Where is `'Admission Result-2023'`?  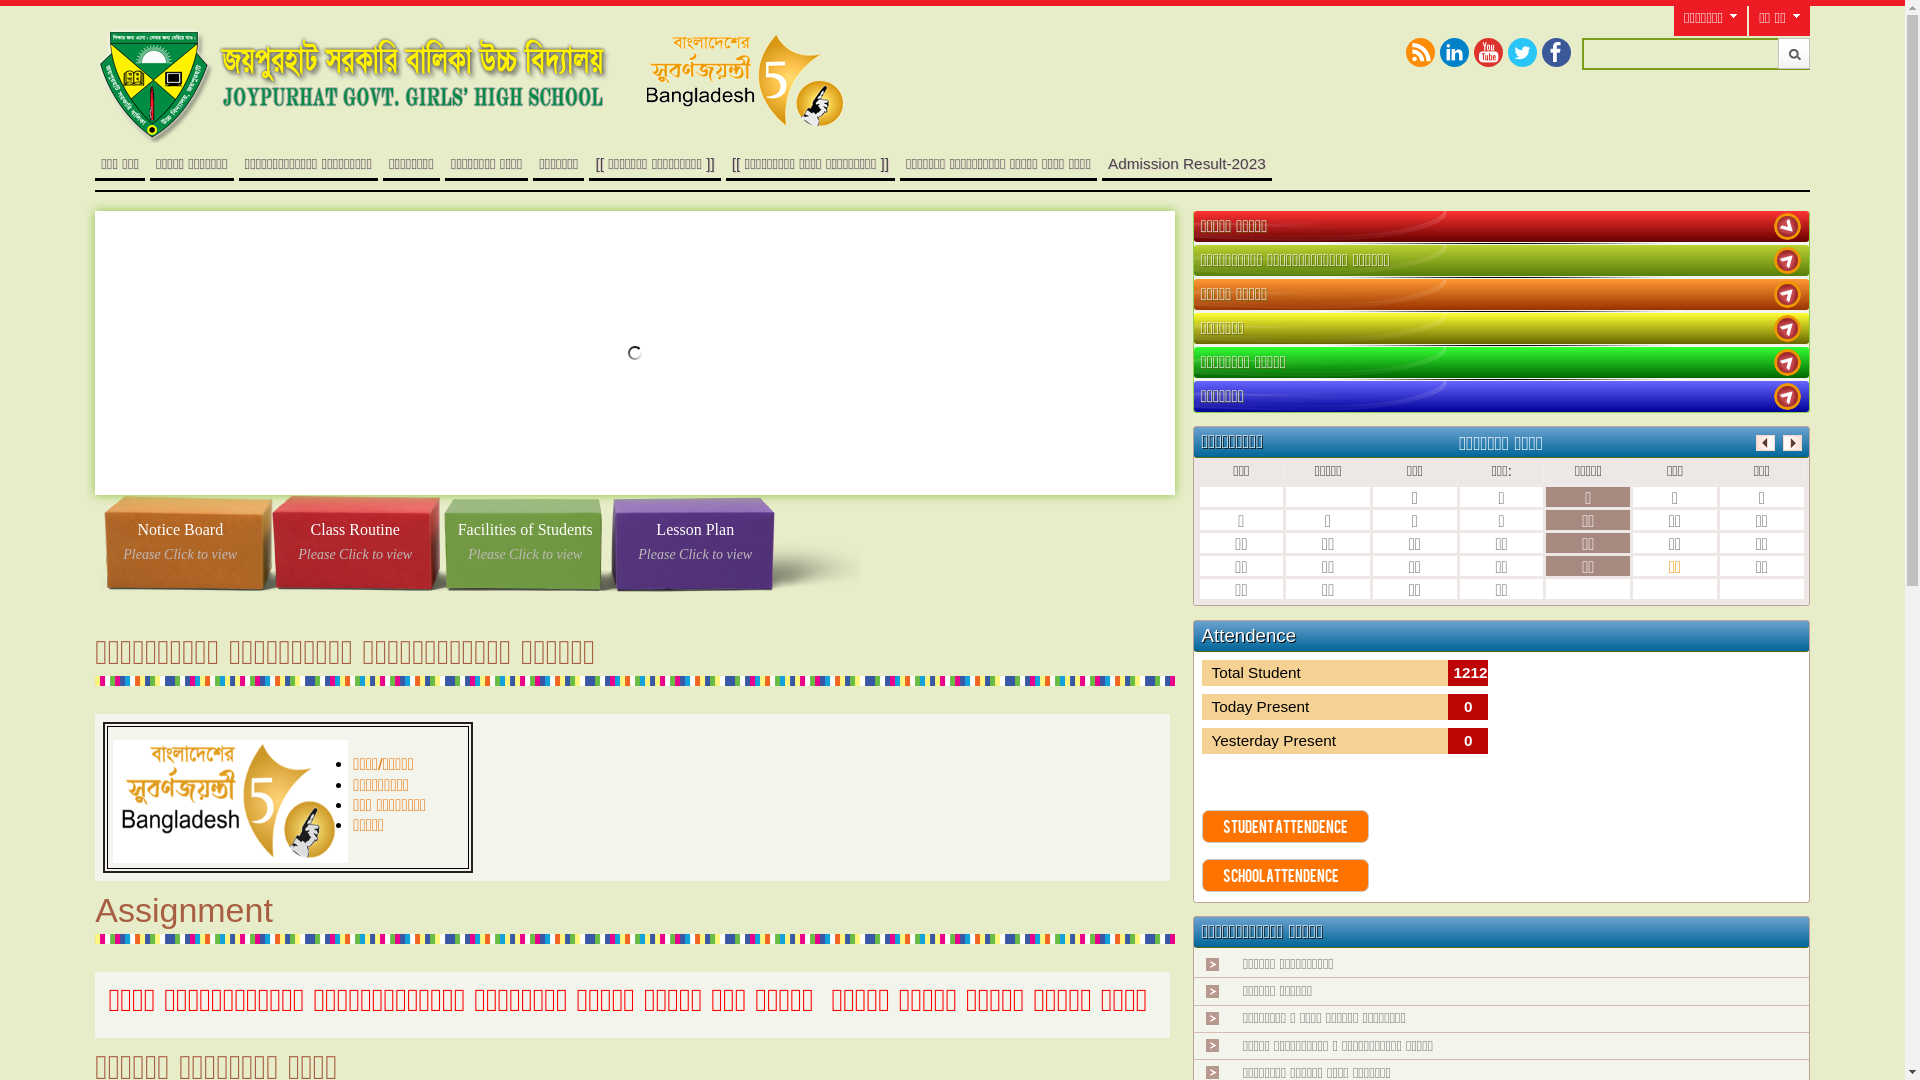 'Admission Result-2023' is located at coordinates (1186, 162).